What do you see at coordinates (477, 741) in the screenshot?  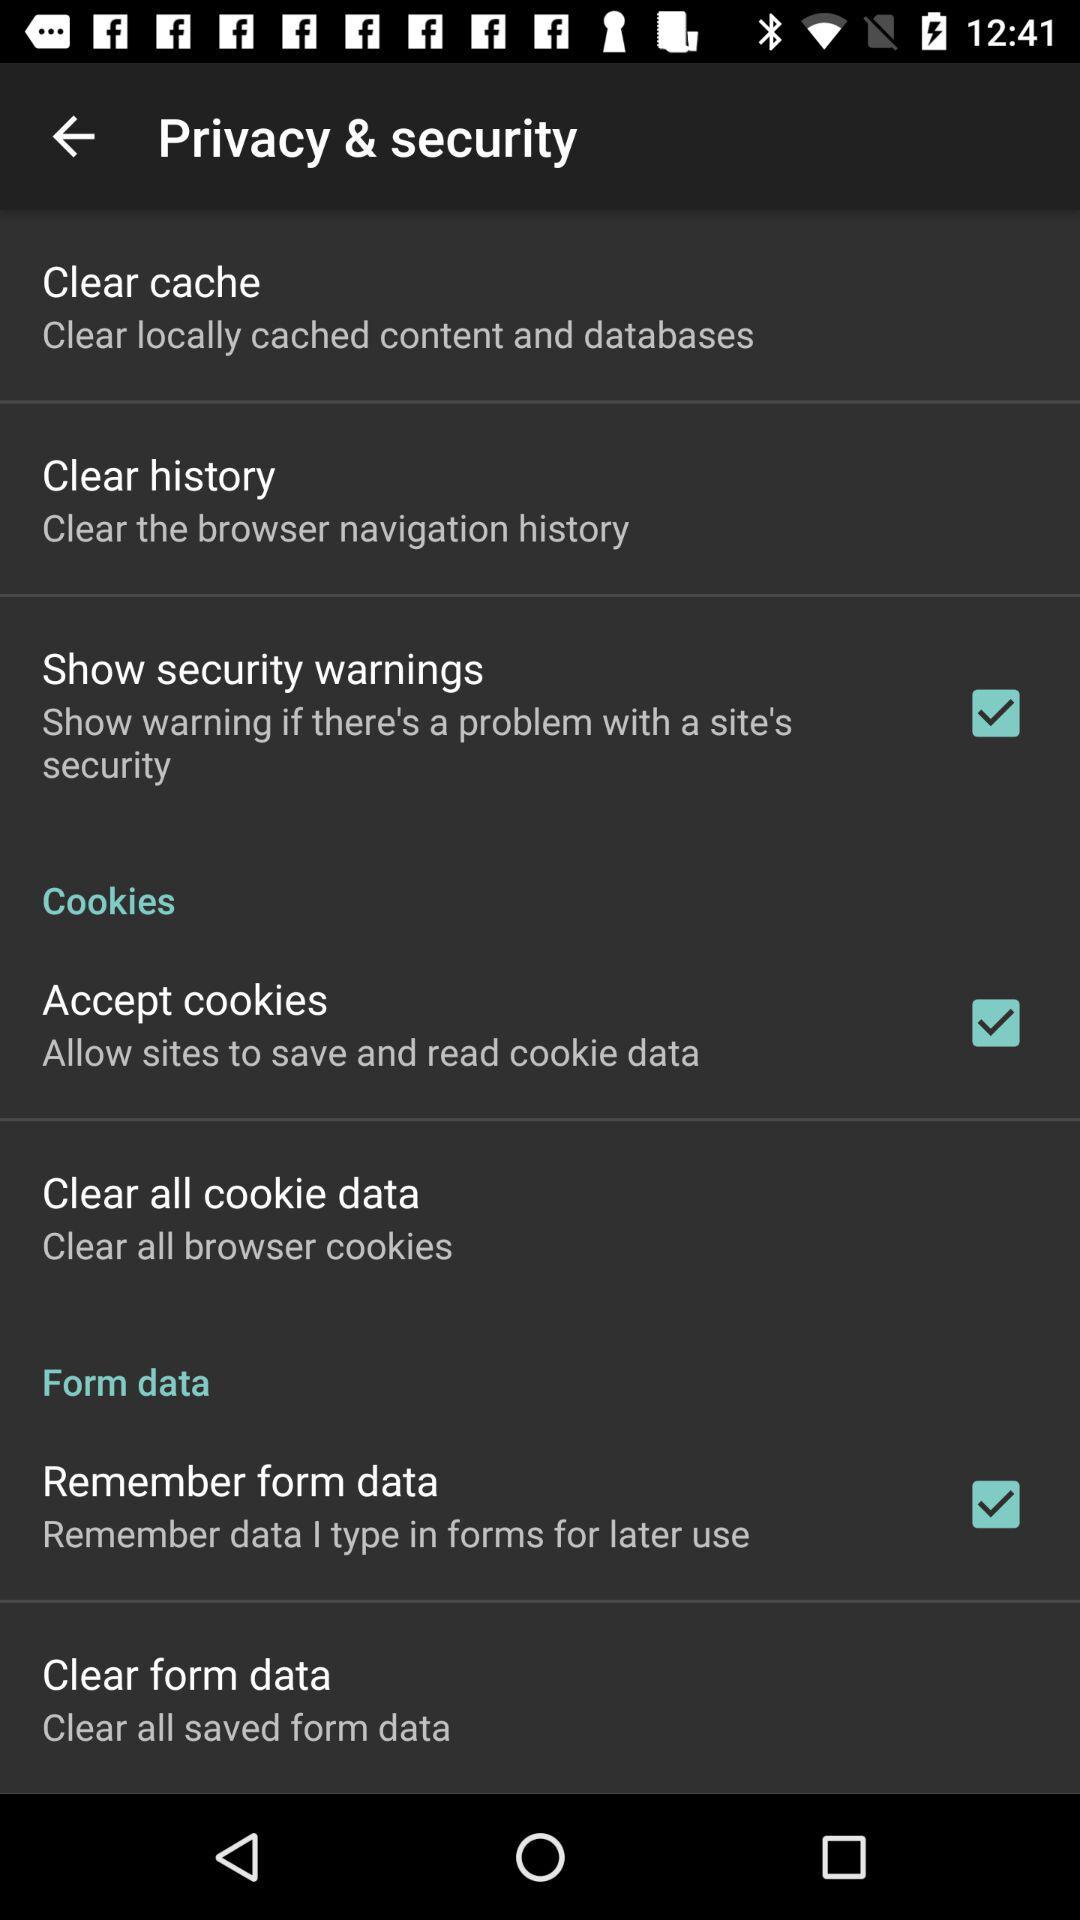 I see `show warning if icon` at bounding box center [477, 741].